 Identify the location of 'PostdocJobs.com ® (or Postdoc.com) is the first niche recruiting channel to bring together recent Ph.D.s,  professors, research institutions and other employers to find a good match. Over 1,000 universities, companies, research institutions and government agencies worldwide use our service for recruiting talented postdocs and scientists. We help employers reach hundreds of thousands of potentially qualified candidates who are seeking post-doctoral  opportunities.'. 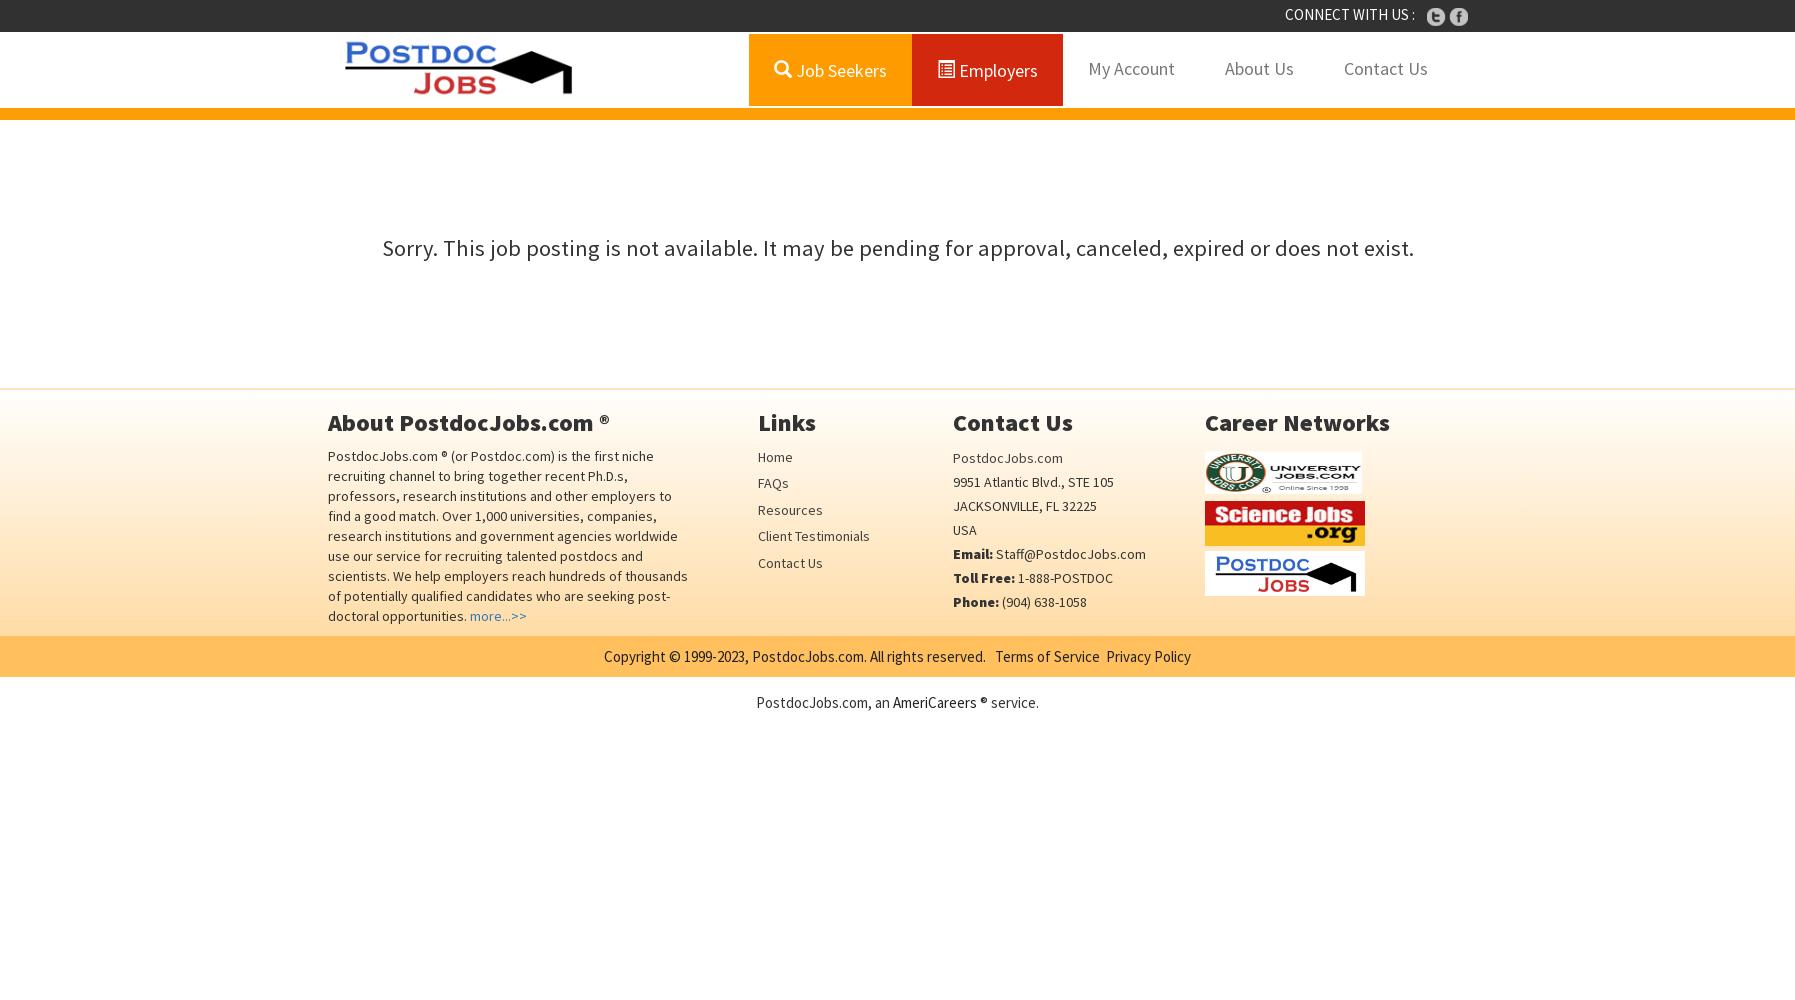
(507, 536).